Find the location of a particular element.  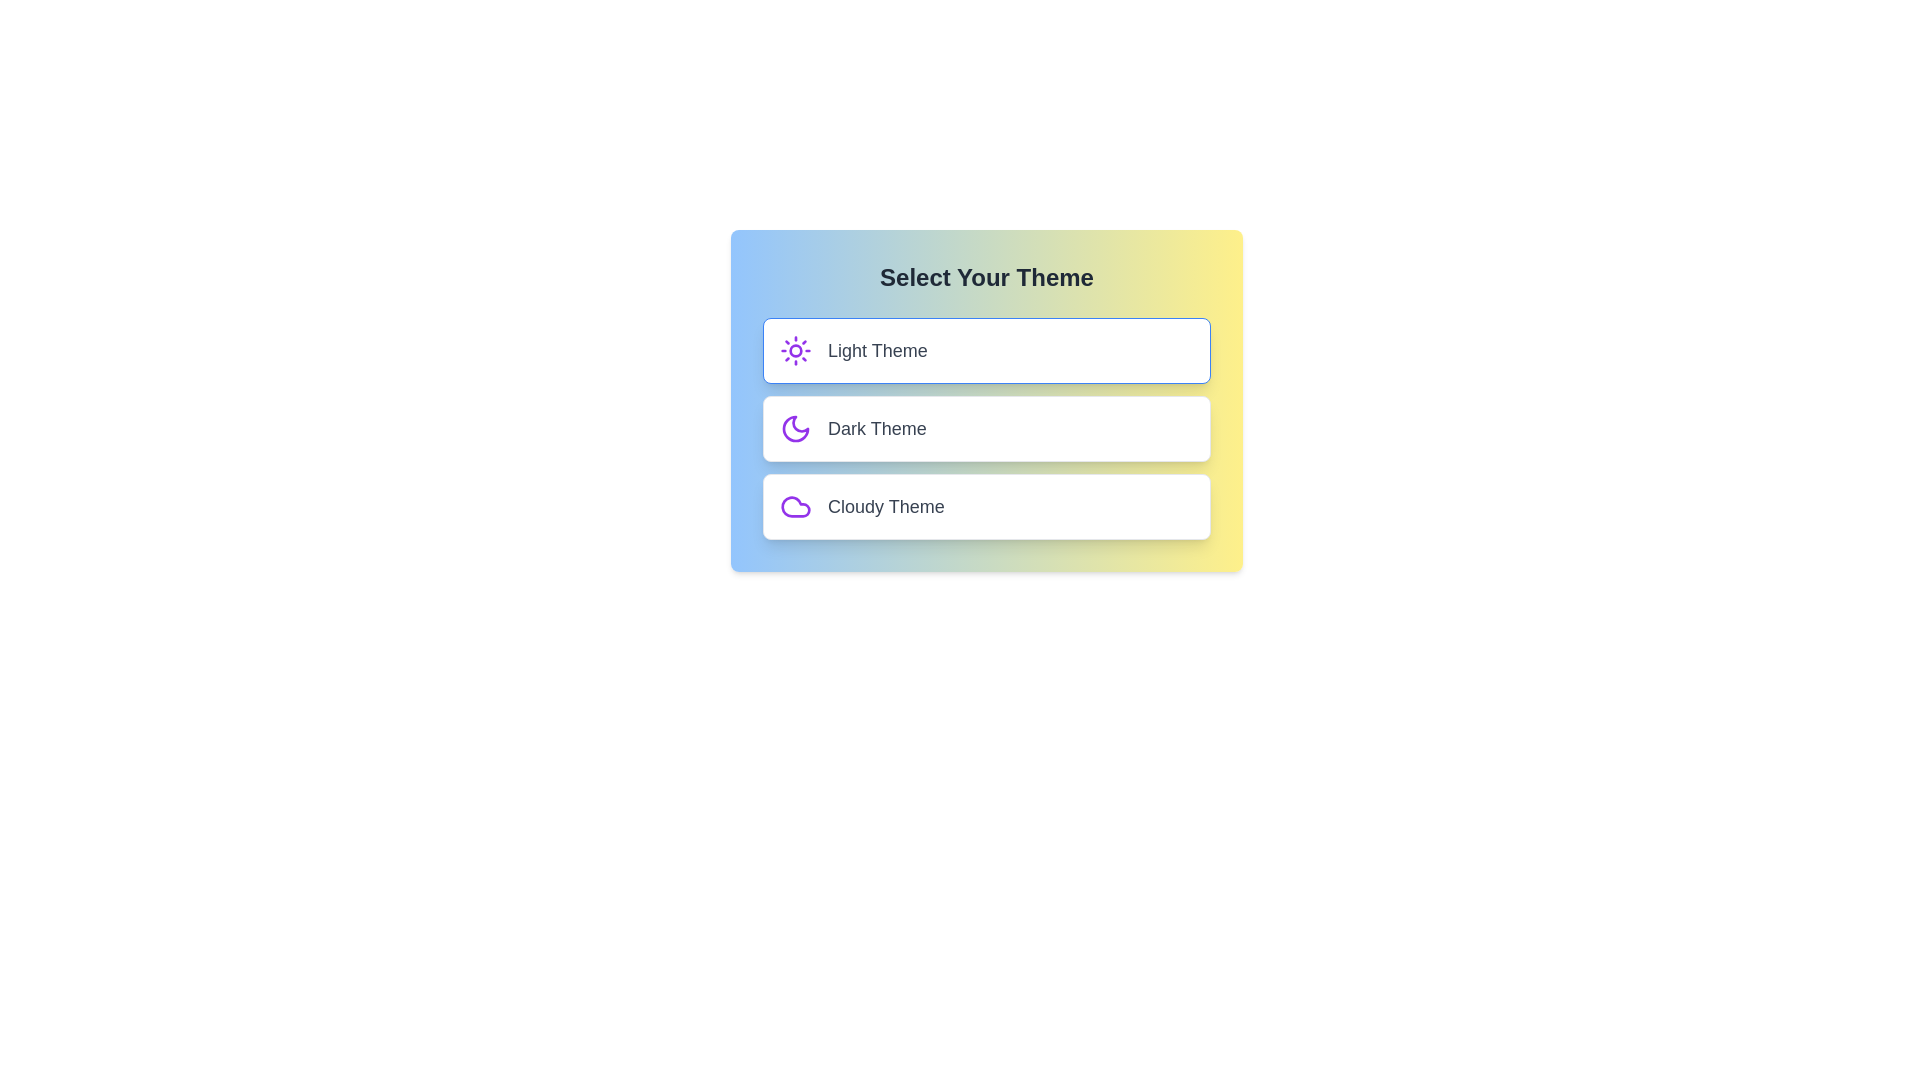

the Cloudy Theme icon, which is the prominent visual representation located at the extreme right of the third selectable theme option is located at coordinates (795, 505).